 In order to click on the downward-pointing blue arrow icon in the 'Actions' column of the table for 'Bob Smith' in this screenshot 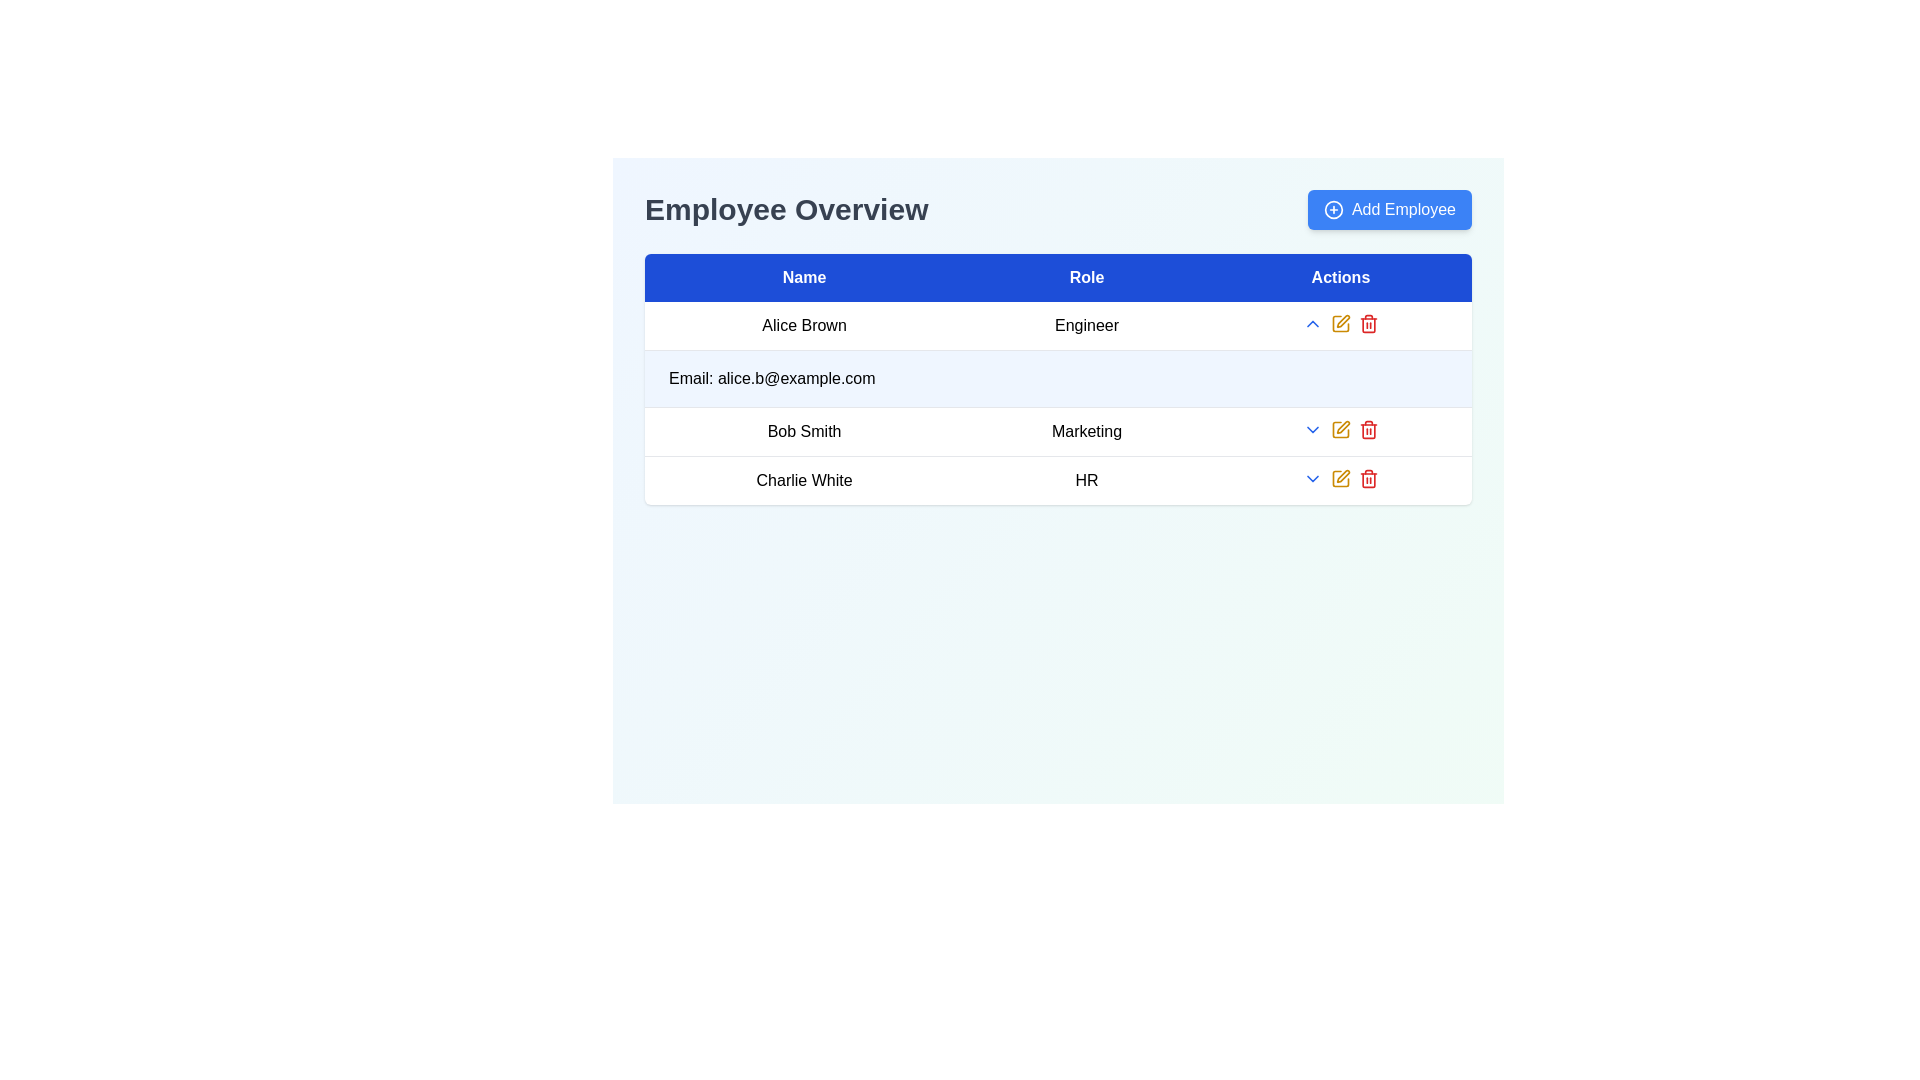, I will do `click(1312, 478)`.